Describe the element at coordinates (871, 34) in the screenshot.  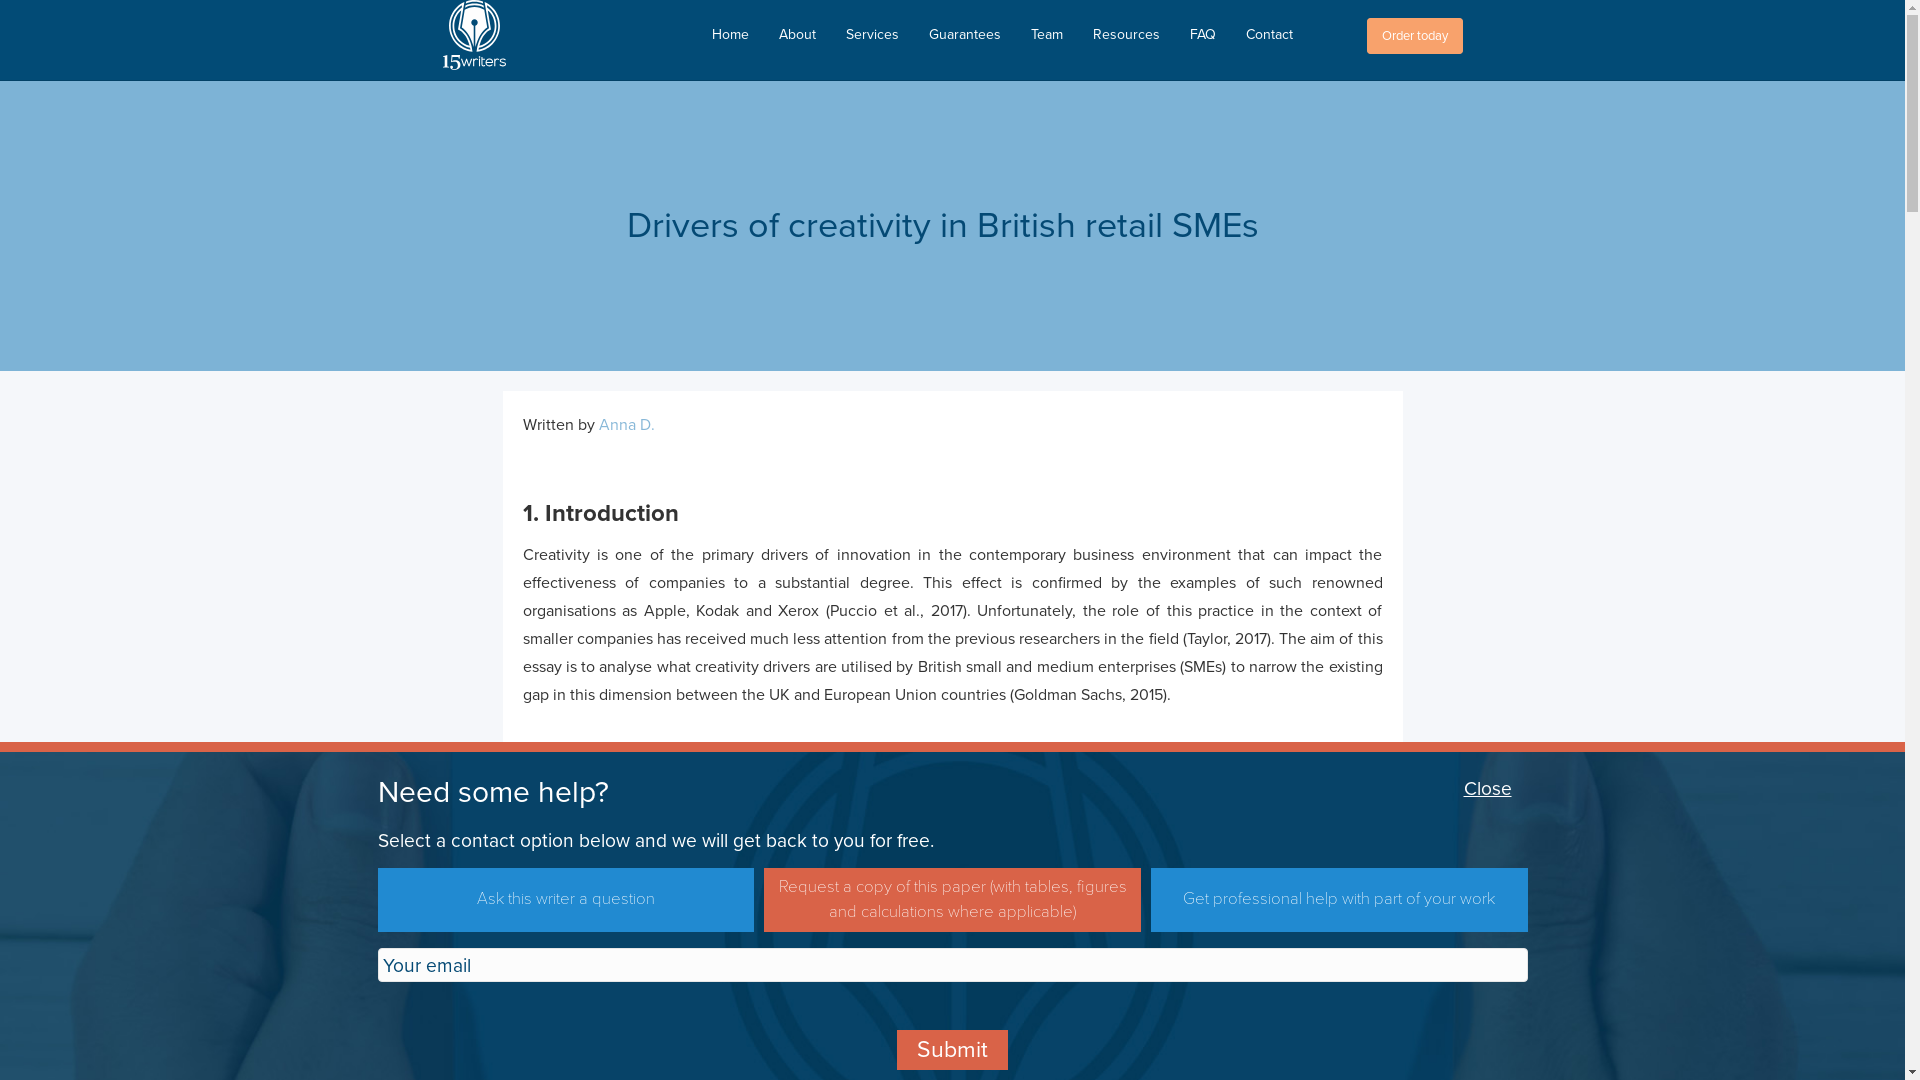
I see `'Services'` at that location.